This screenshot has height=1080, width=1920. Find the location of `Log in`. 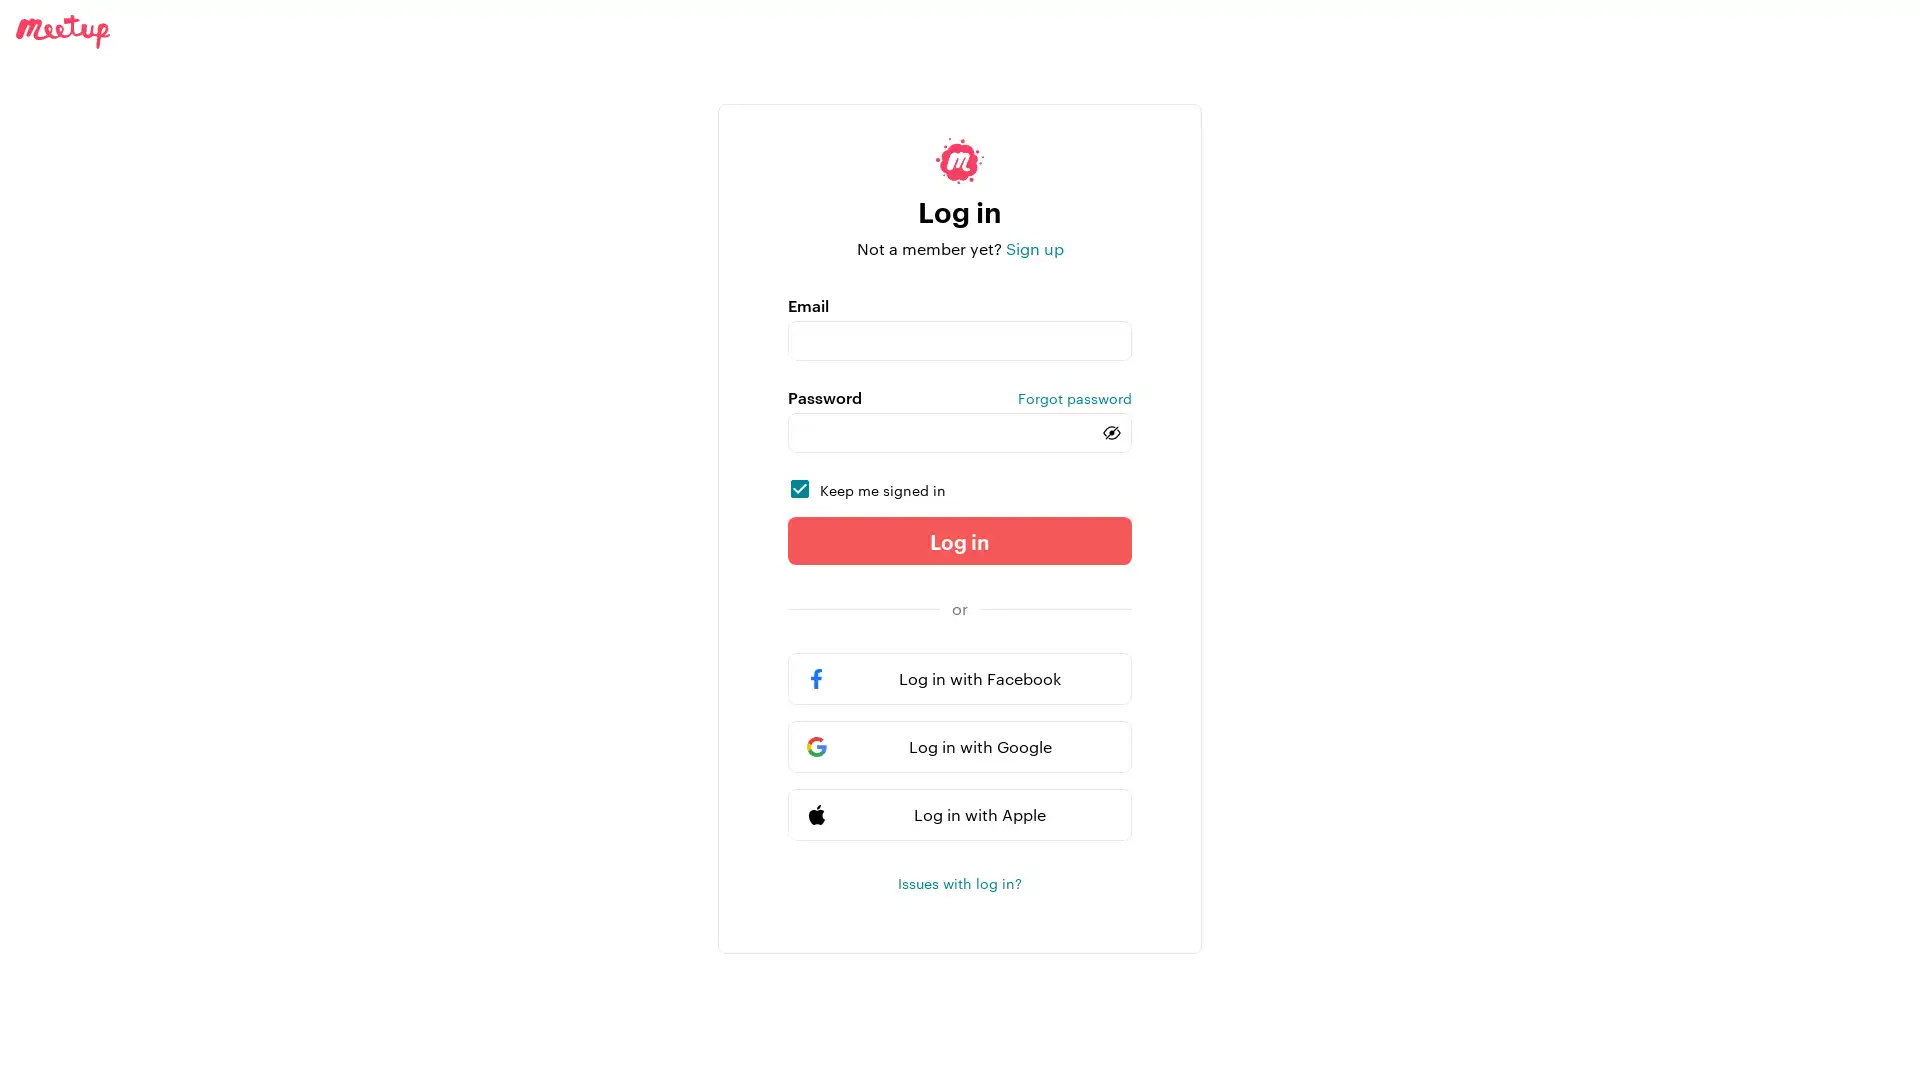

Log in is located at coordinates (960, 540).